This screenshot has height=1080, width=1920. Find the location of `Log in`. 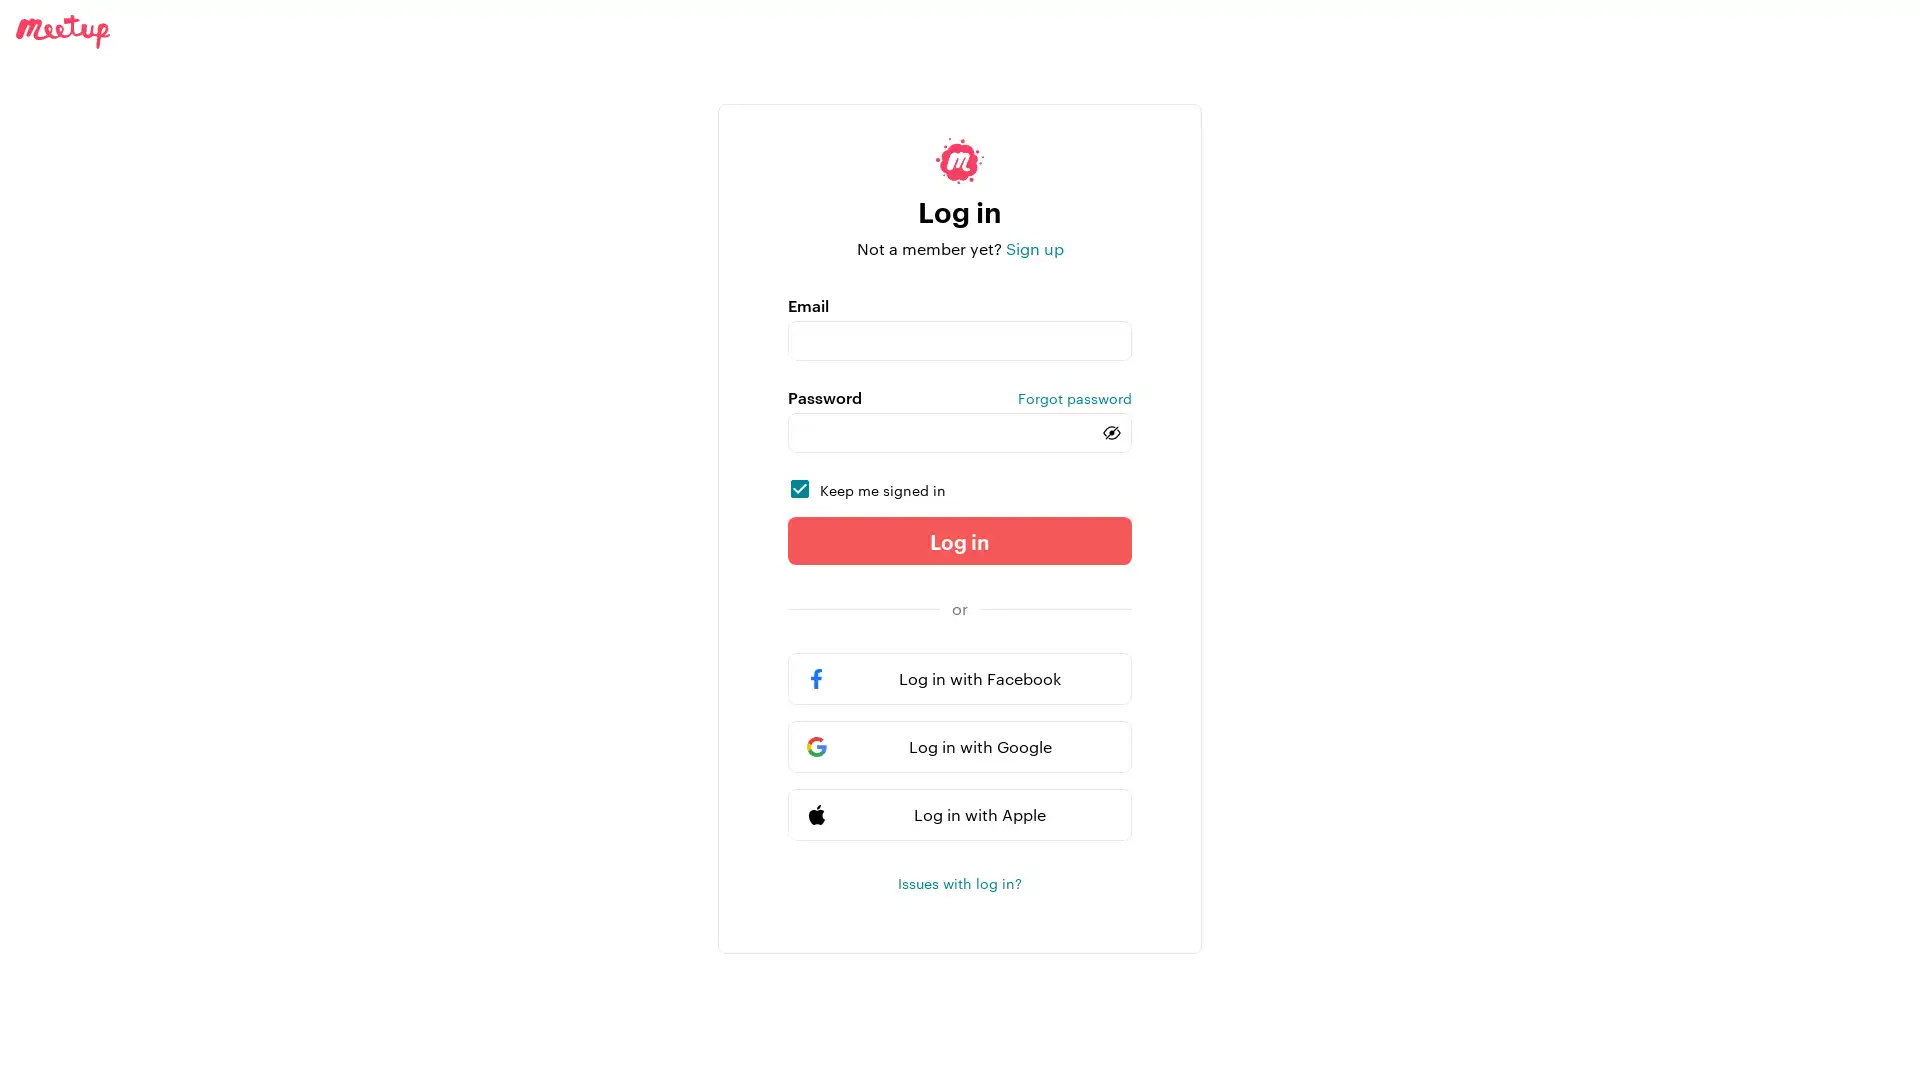

Log in is located at coordinates (960, 540).